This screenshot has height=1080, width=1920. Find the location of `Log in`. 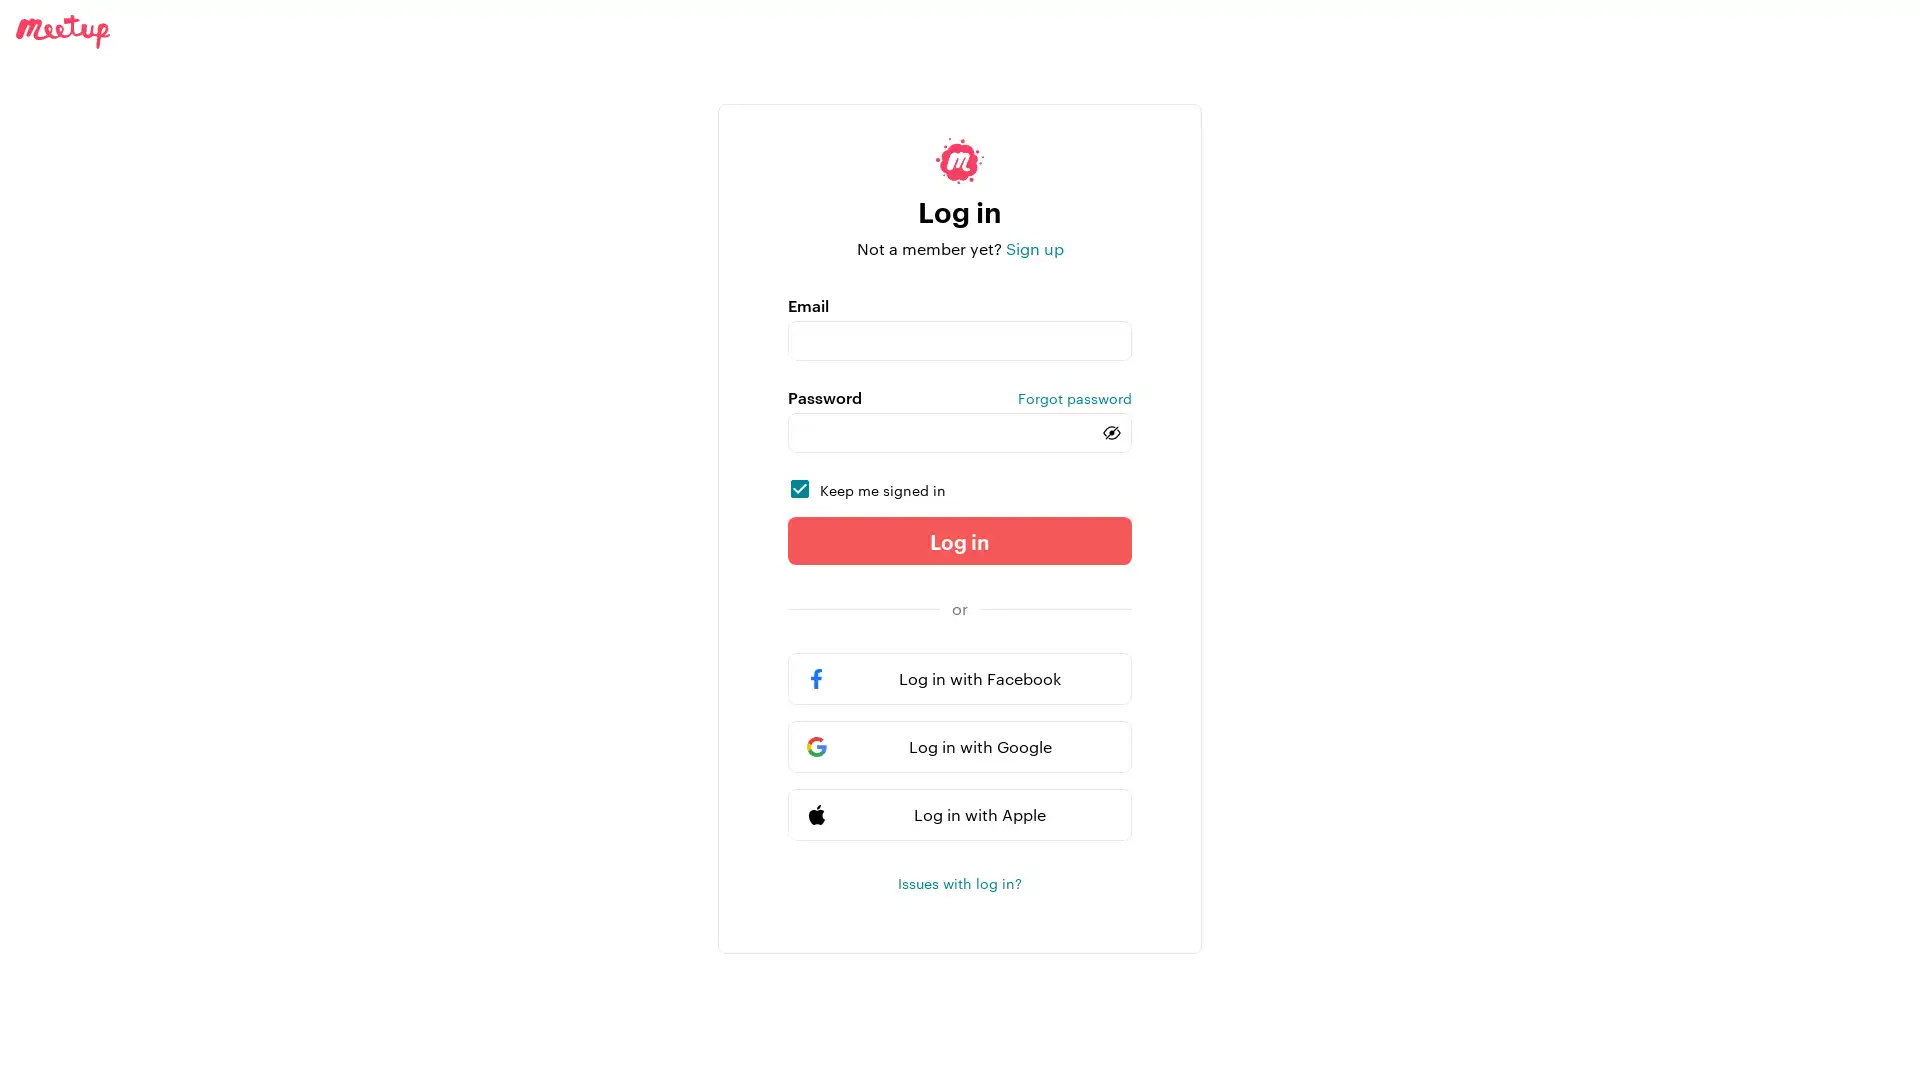

Log in is located at coordinates (960, 540).